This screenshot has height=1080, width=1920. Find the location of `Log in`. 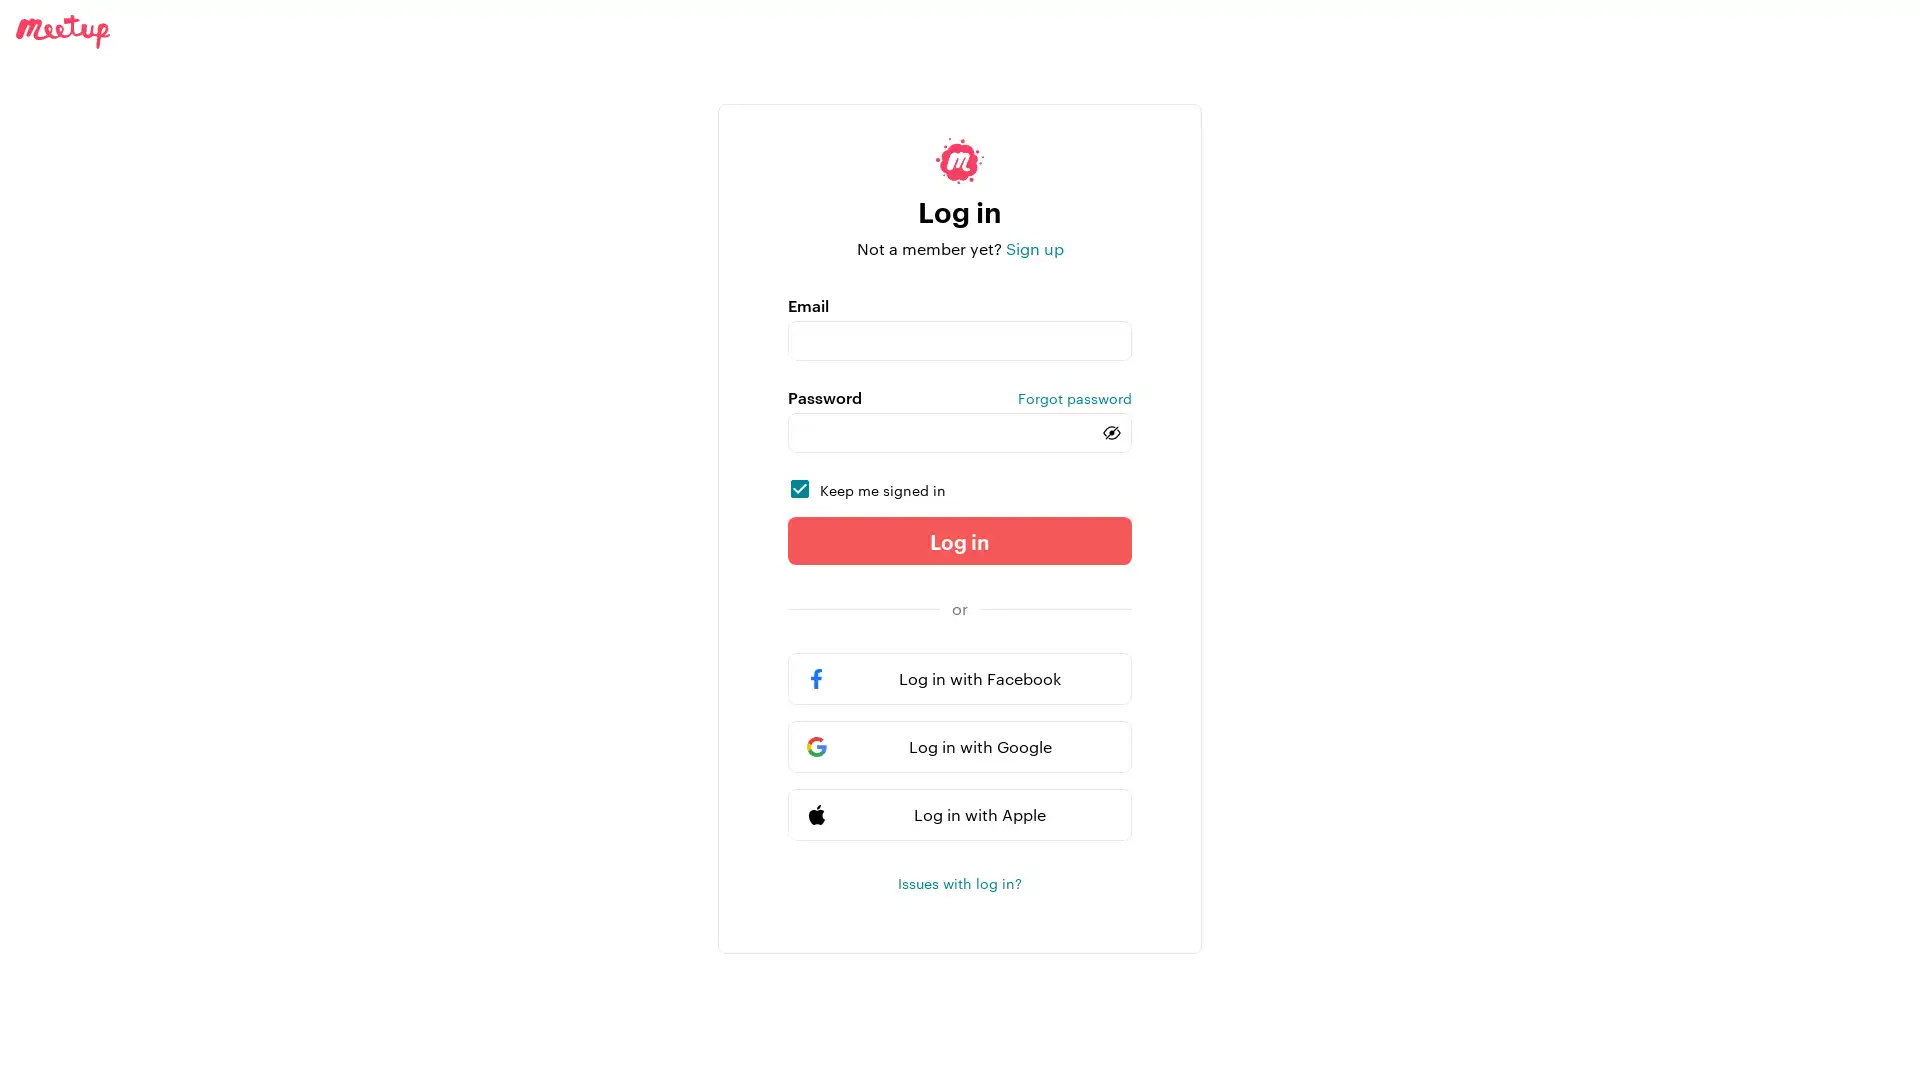

Log in is located at coordinates (960, 540).